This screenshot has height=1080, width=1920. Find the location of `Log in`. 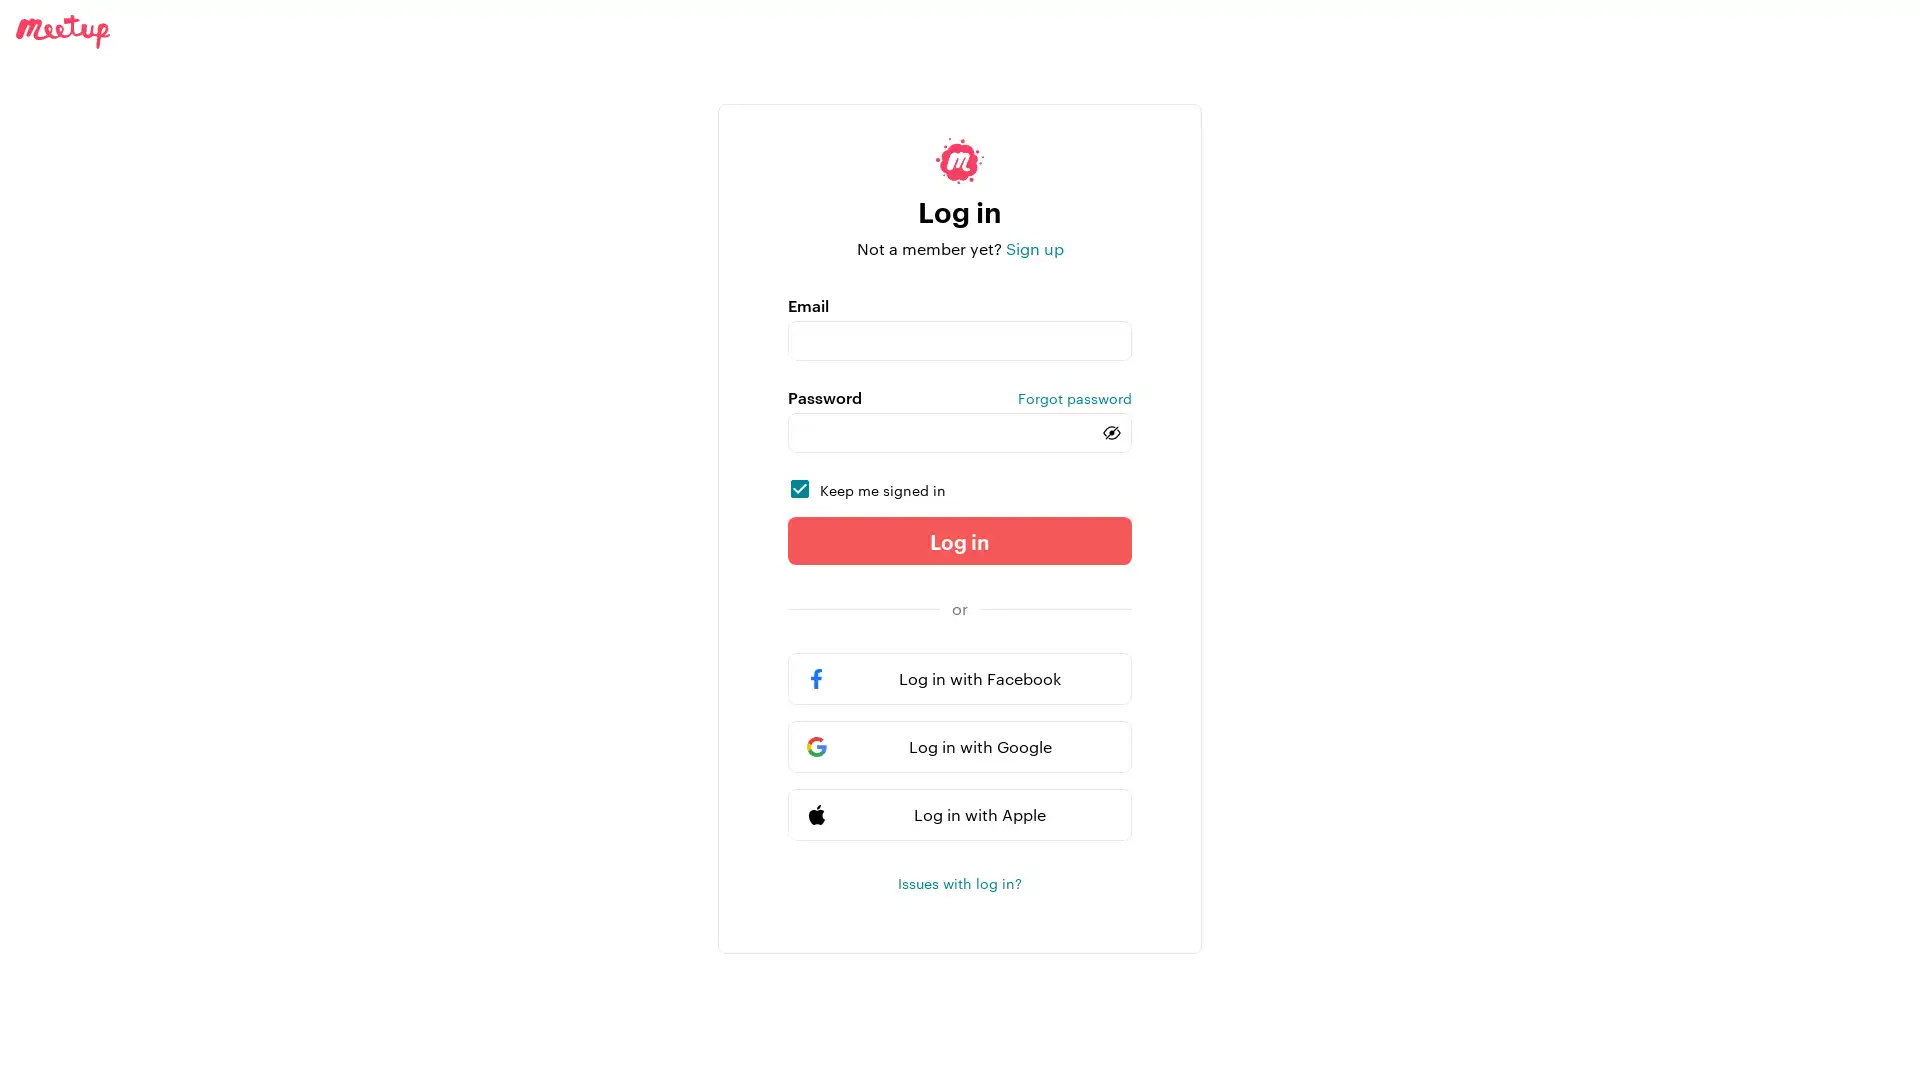

Log in is located at coordinates (960, 540).